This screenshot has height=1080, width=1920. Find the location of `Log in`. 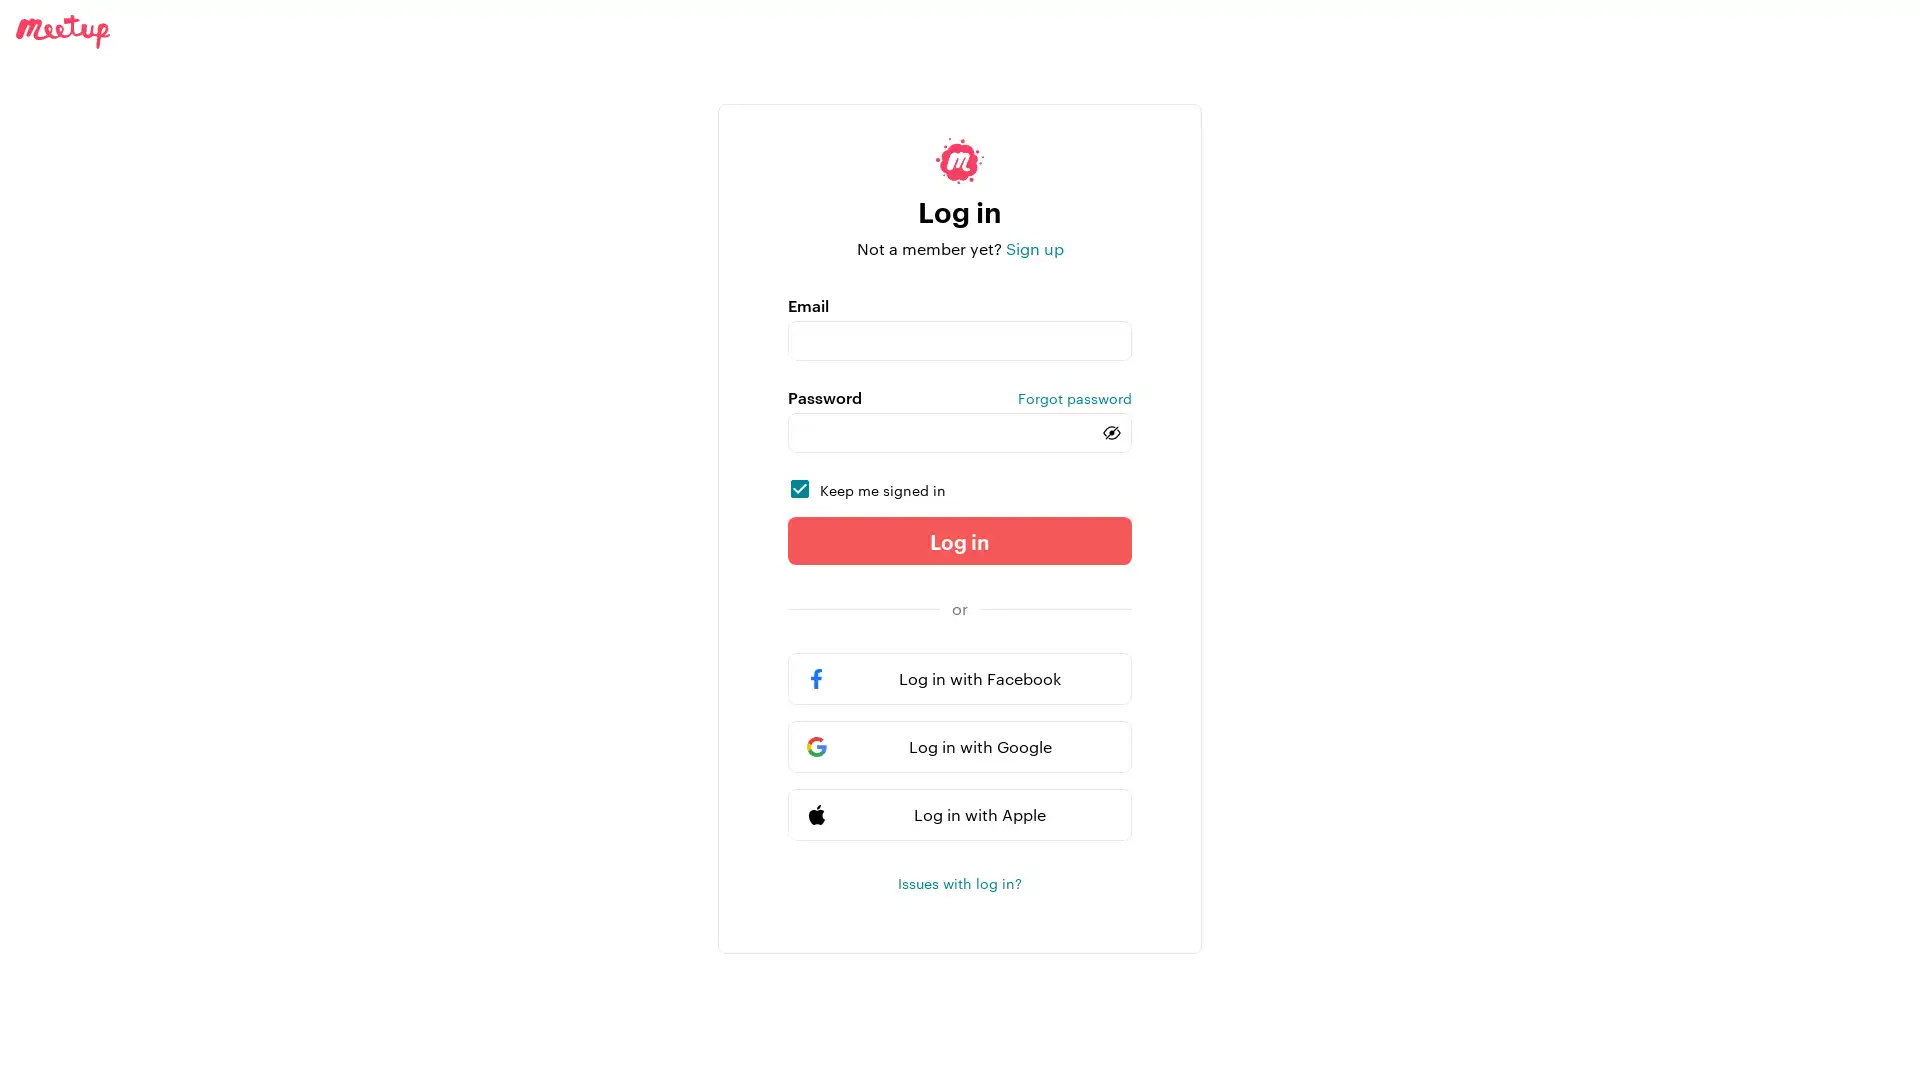

Log in is located at coordinates (960, 540).